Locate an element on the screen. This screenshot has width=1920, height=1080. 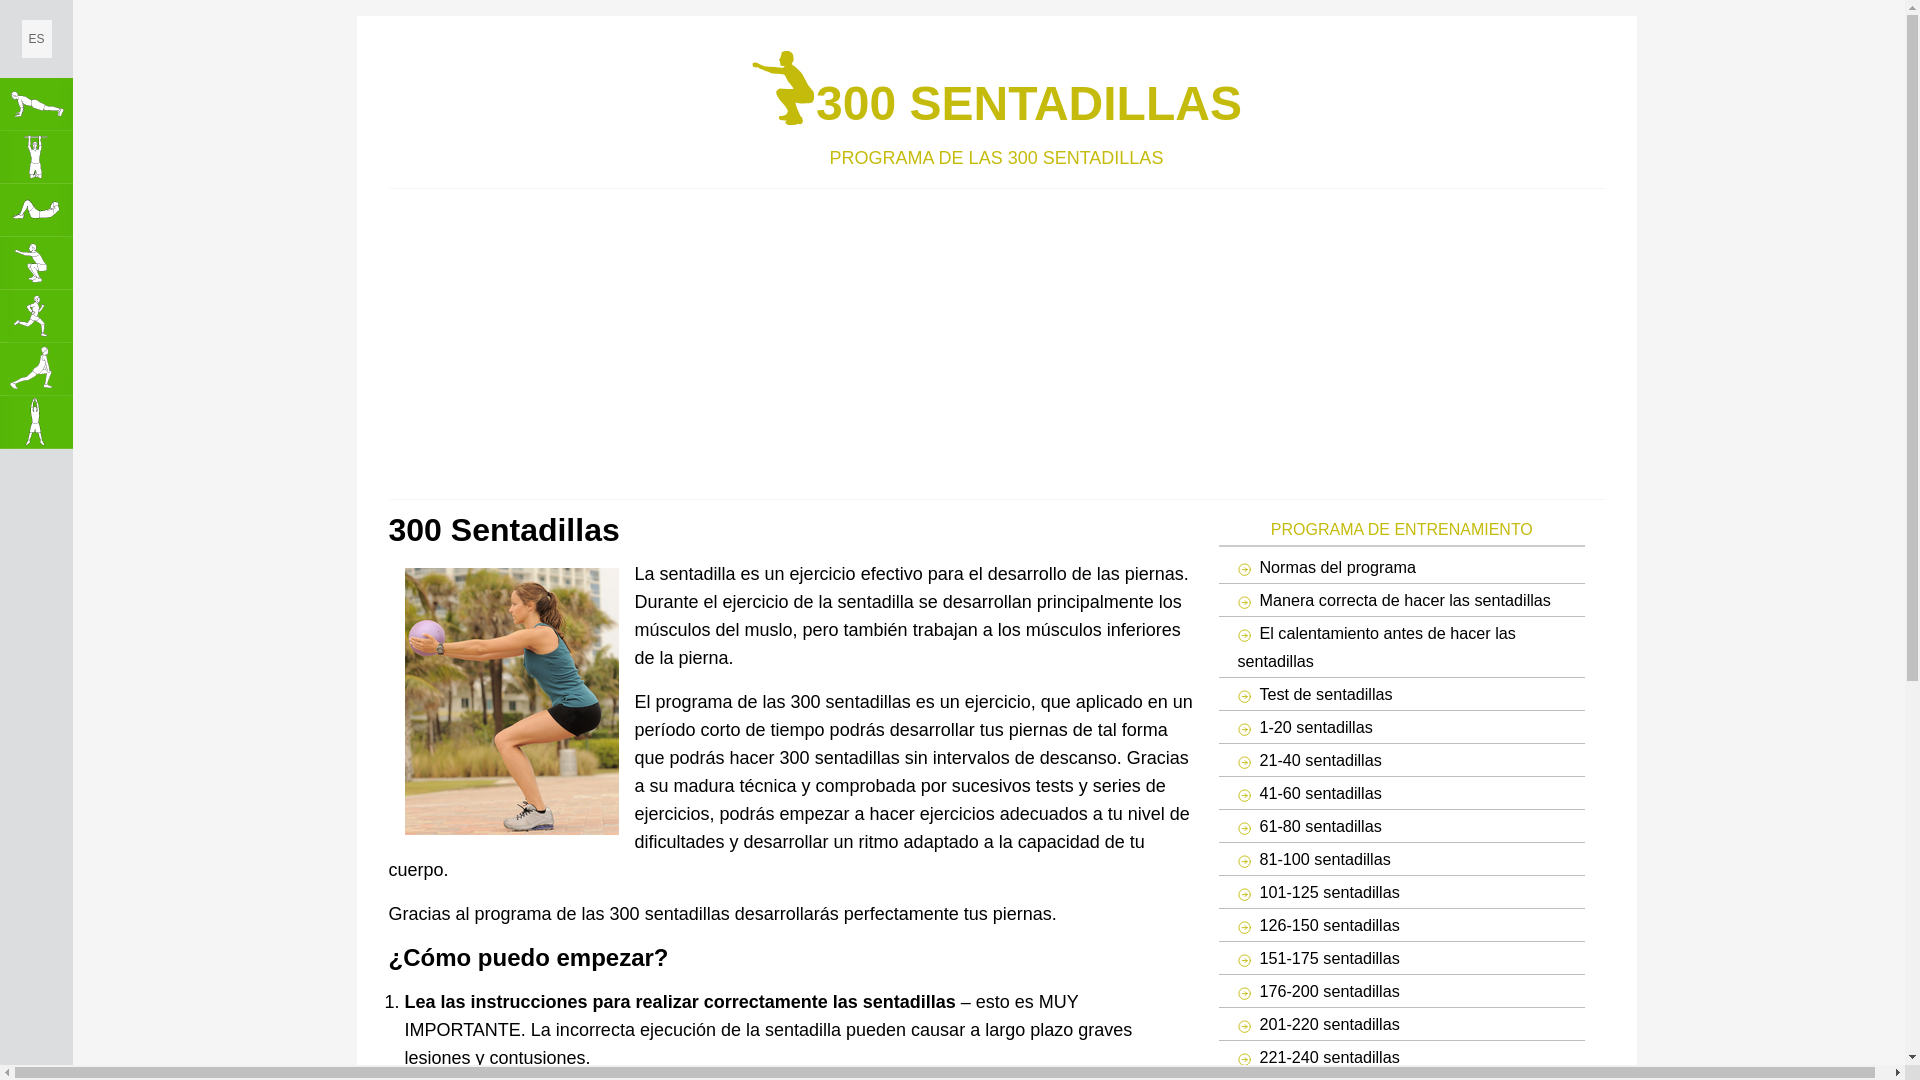
'221-240 sentadillas' is located at coordinates (1400, 1055).